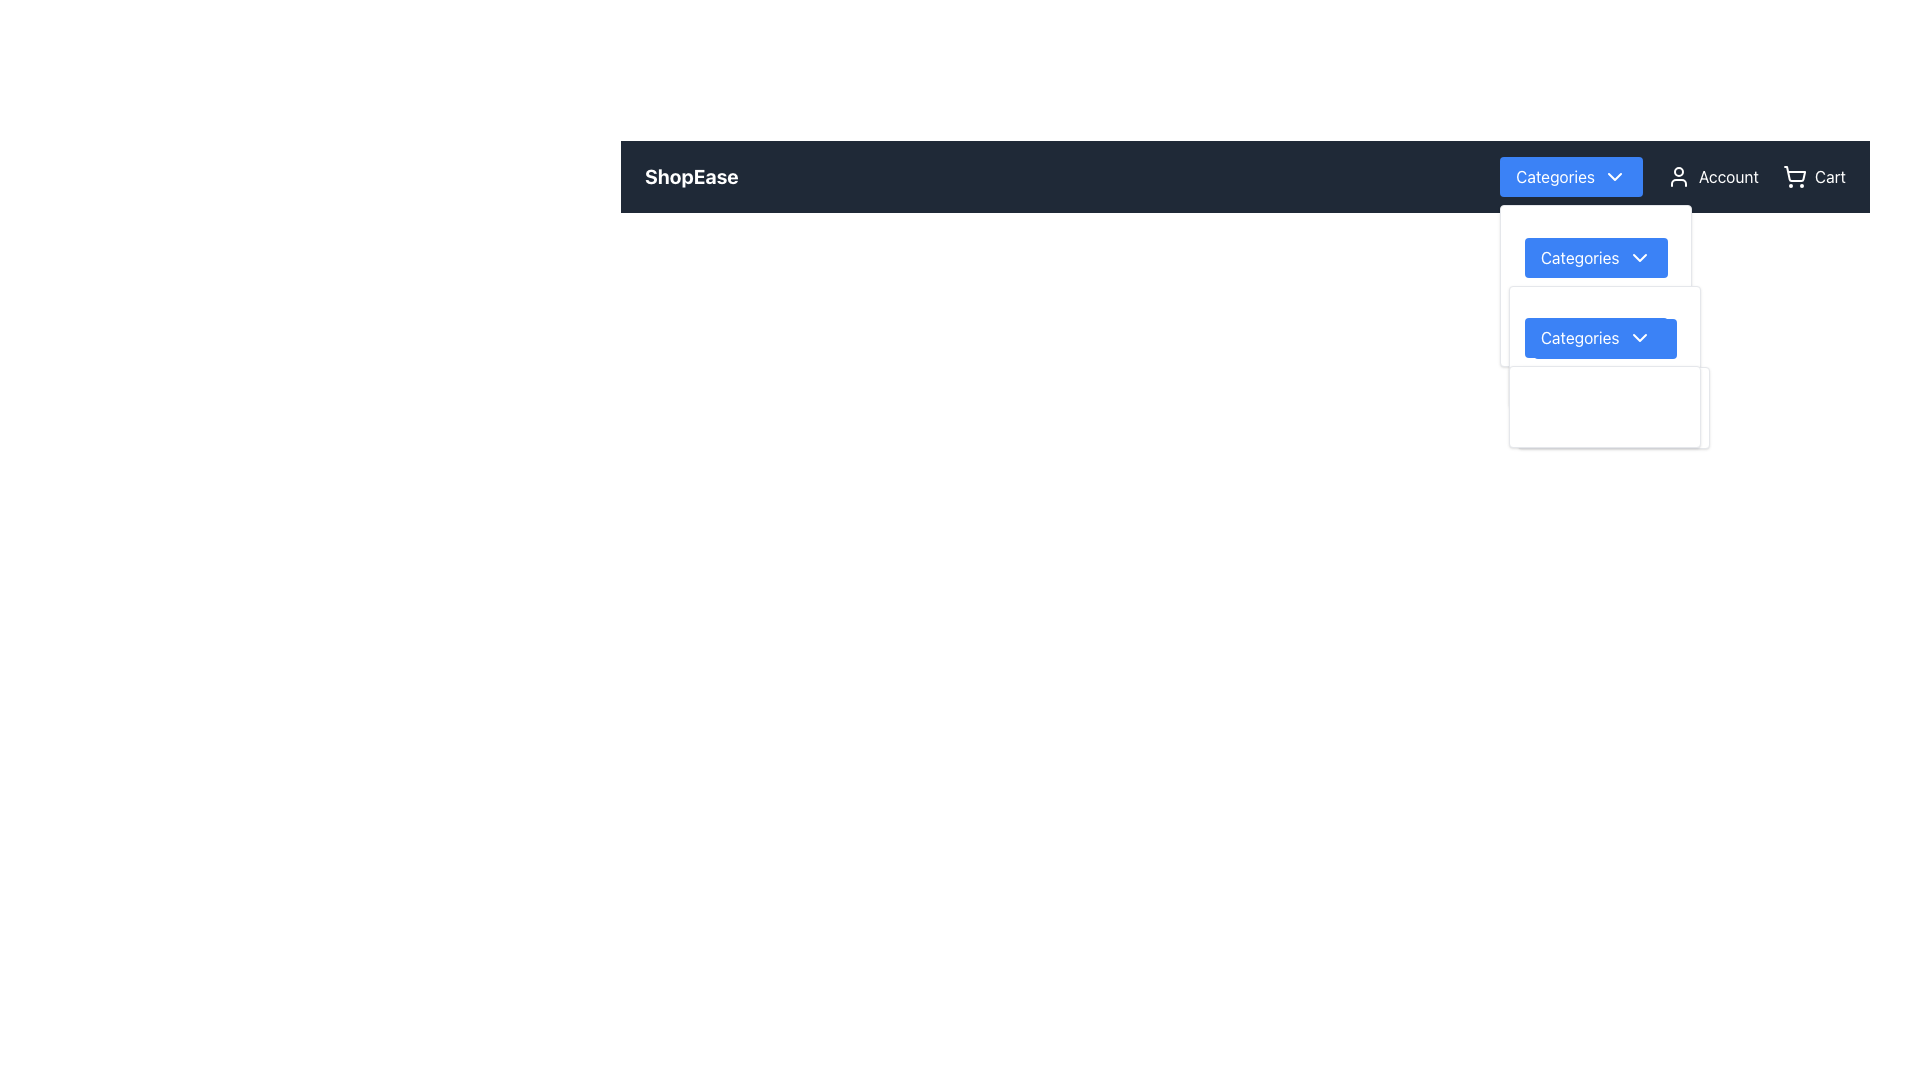  Describe the element at coordinates (1639, 337) in the screenshot. I see `the small downward-facing chevron icon located to the right of the 'Categories' text within the blue button in the navigation bar` at that location.